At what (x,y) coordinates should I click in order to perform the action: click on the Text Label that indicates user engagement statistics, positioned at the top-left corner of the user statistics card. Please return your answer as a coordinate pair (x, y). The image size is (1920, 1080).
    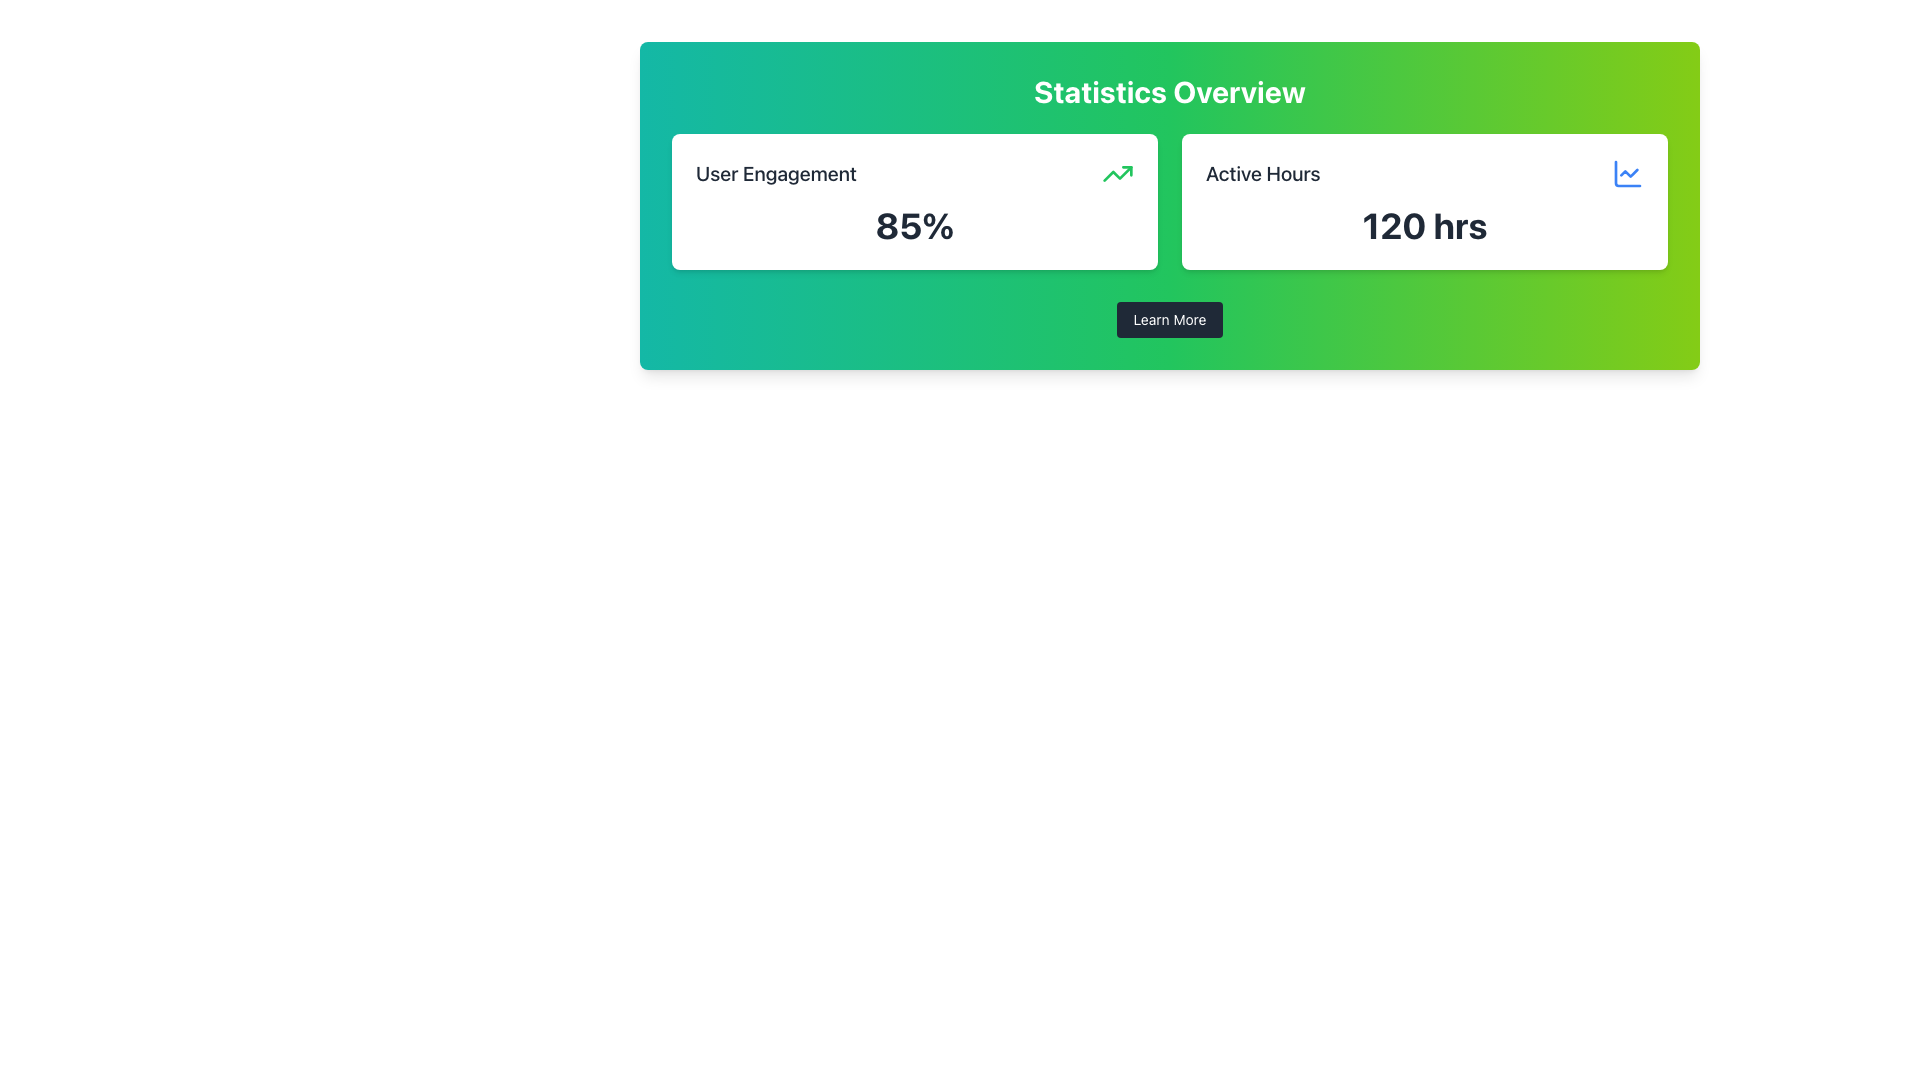
    Looking at the image, I should click on (775, 172).